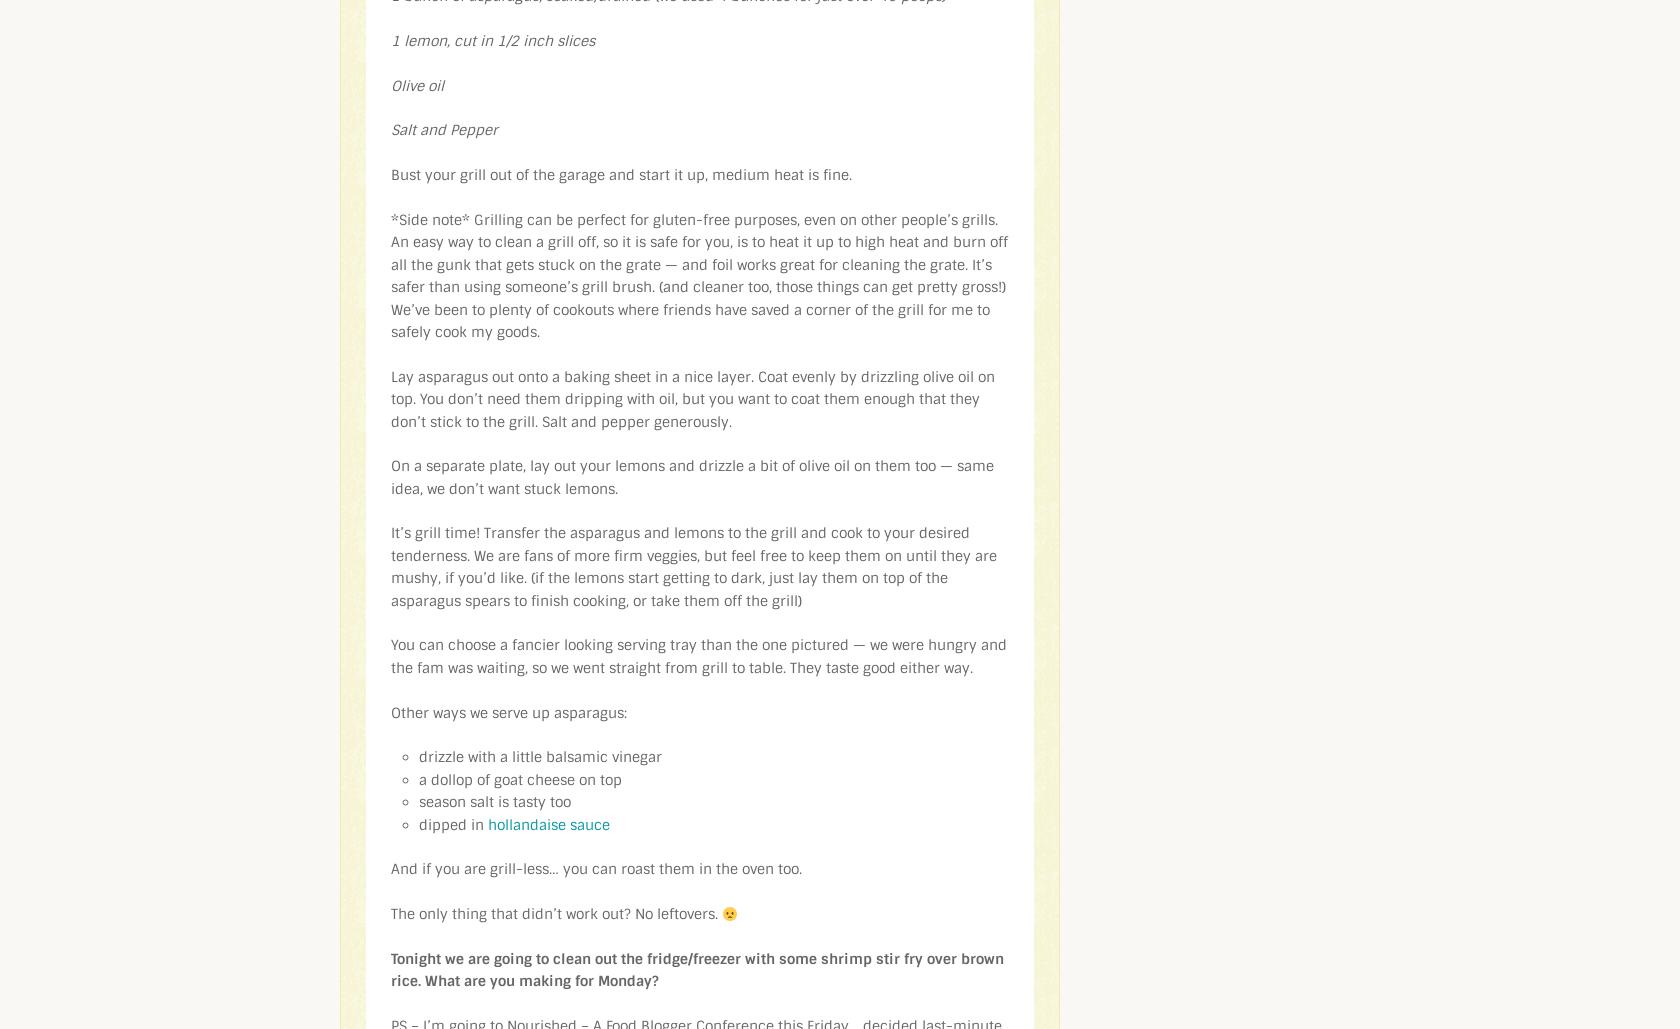 The width and height of the screenshot is (1680, 1029). I want to click on 'hollandaise sauce', so click(549, 823).